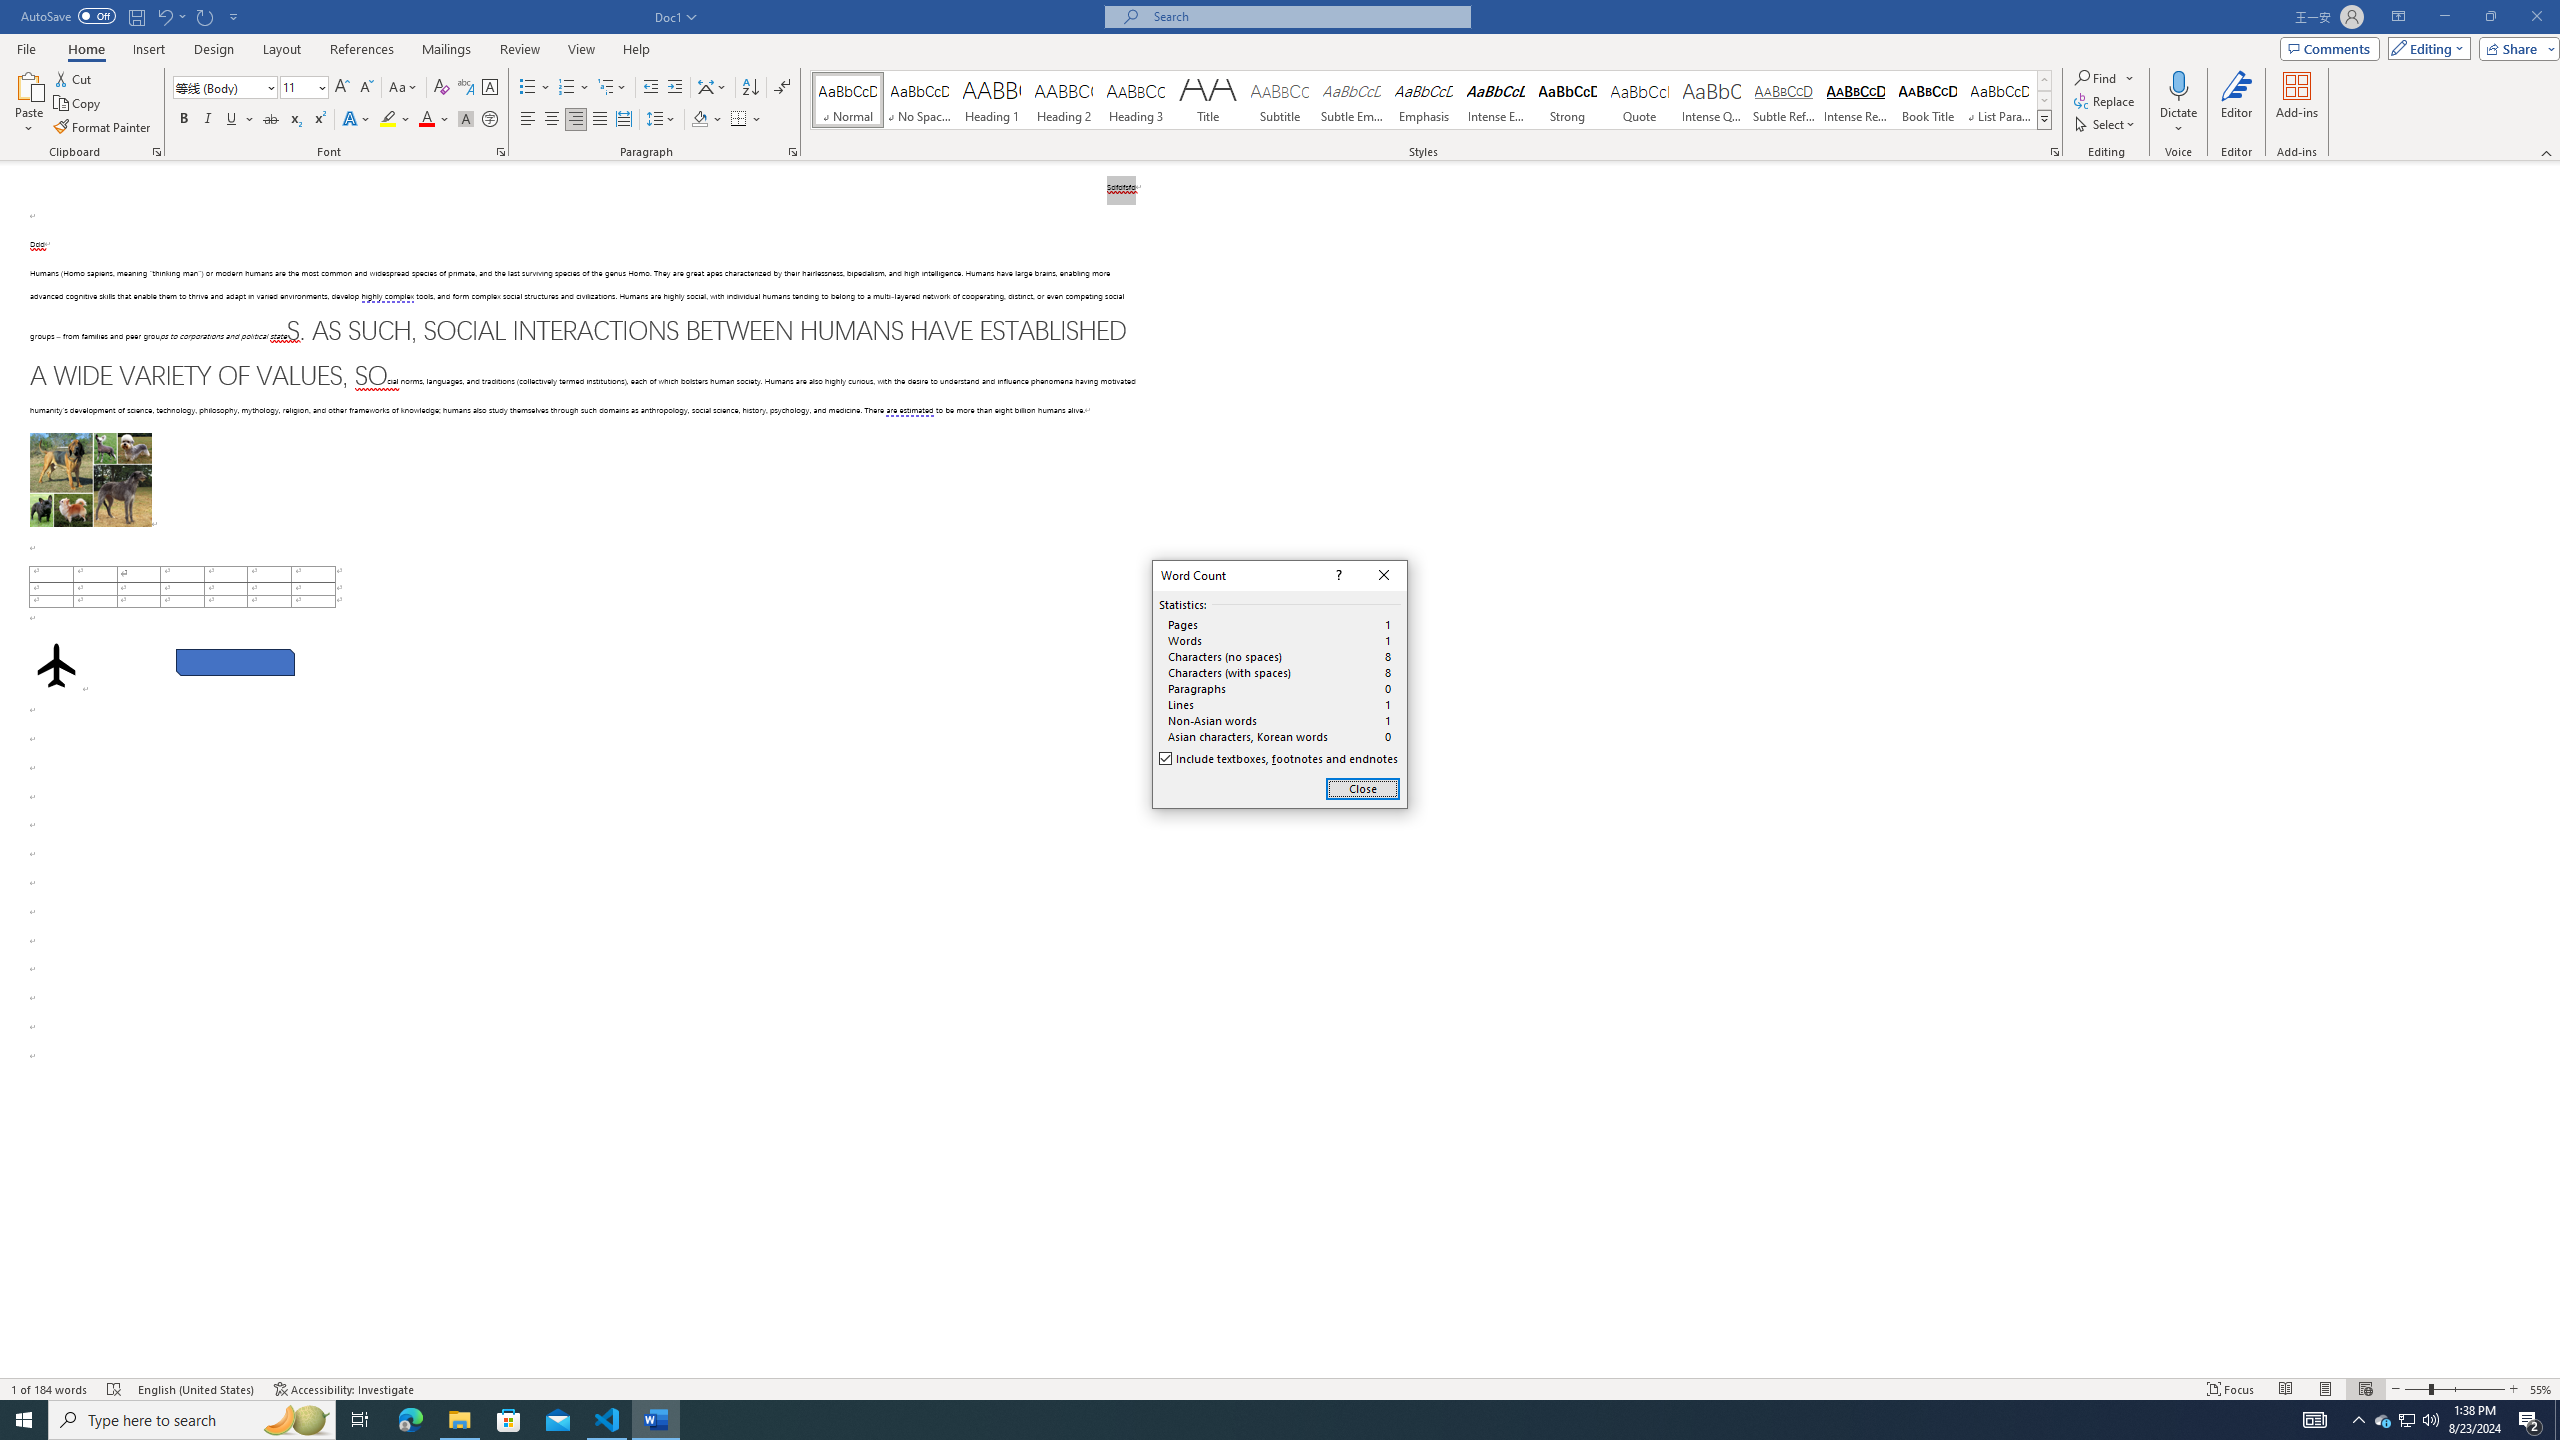  What do you see at coordinates (50, 1389) in the screenshot?
I see `'Word Count 1 of 184 words'` at bounding box center [50, 1389].